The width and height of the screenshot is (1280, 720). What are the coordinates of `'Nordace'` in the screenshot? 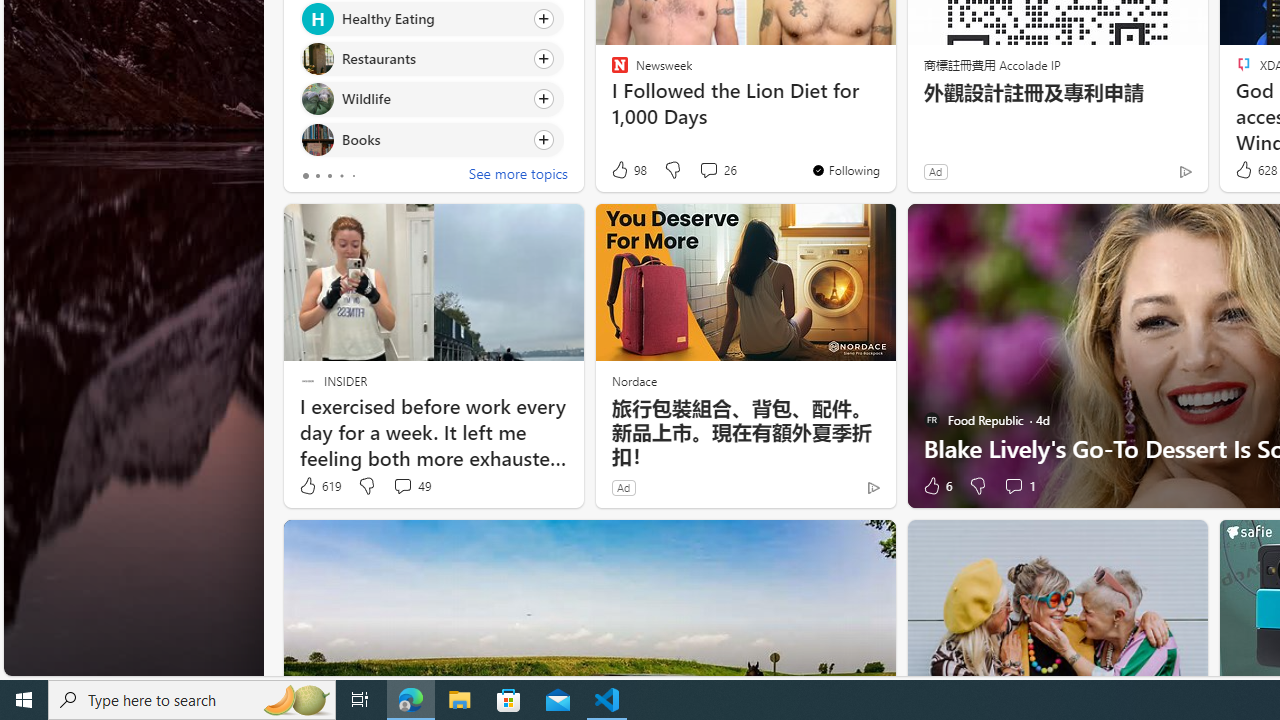 It's located at (632, 380).